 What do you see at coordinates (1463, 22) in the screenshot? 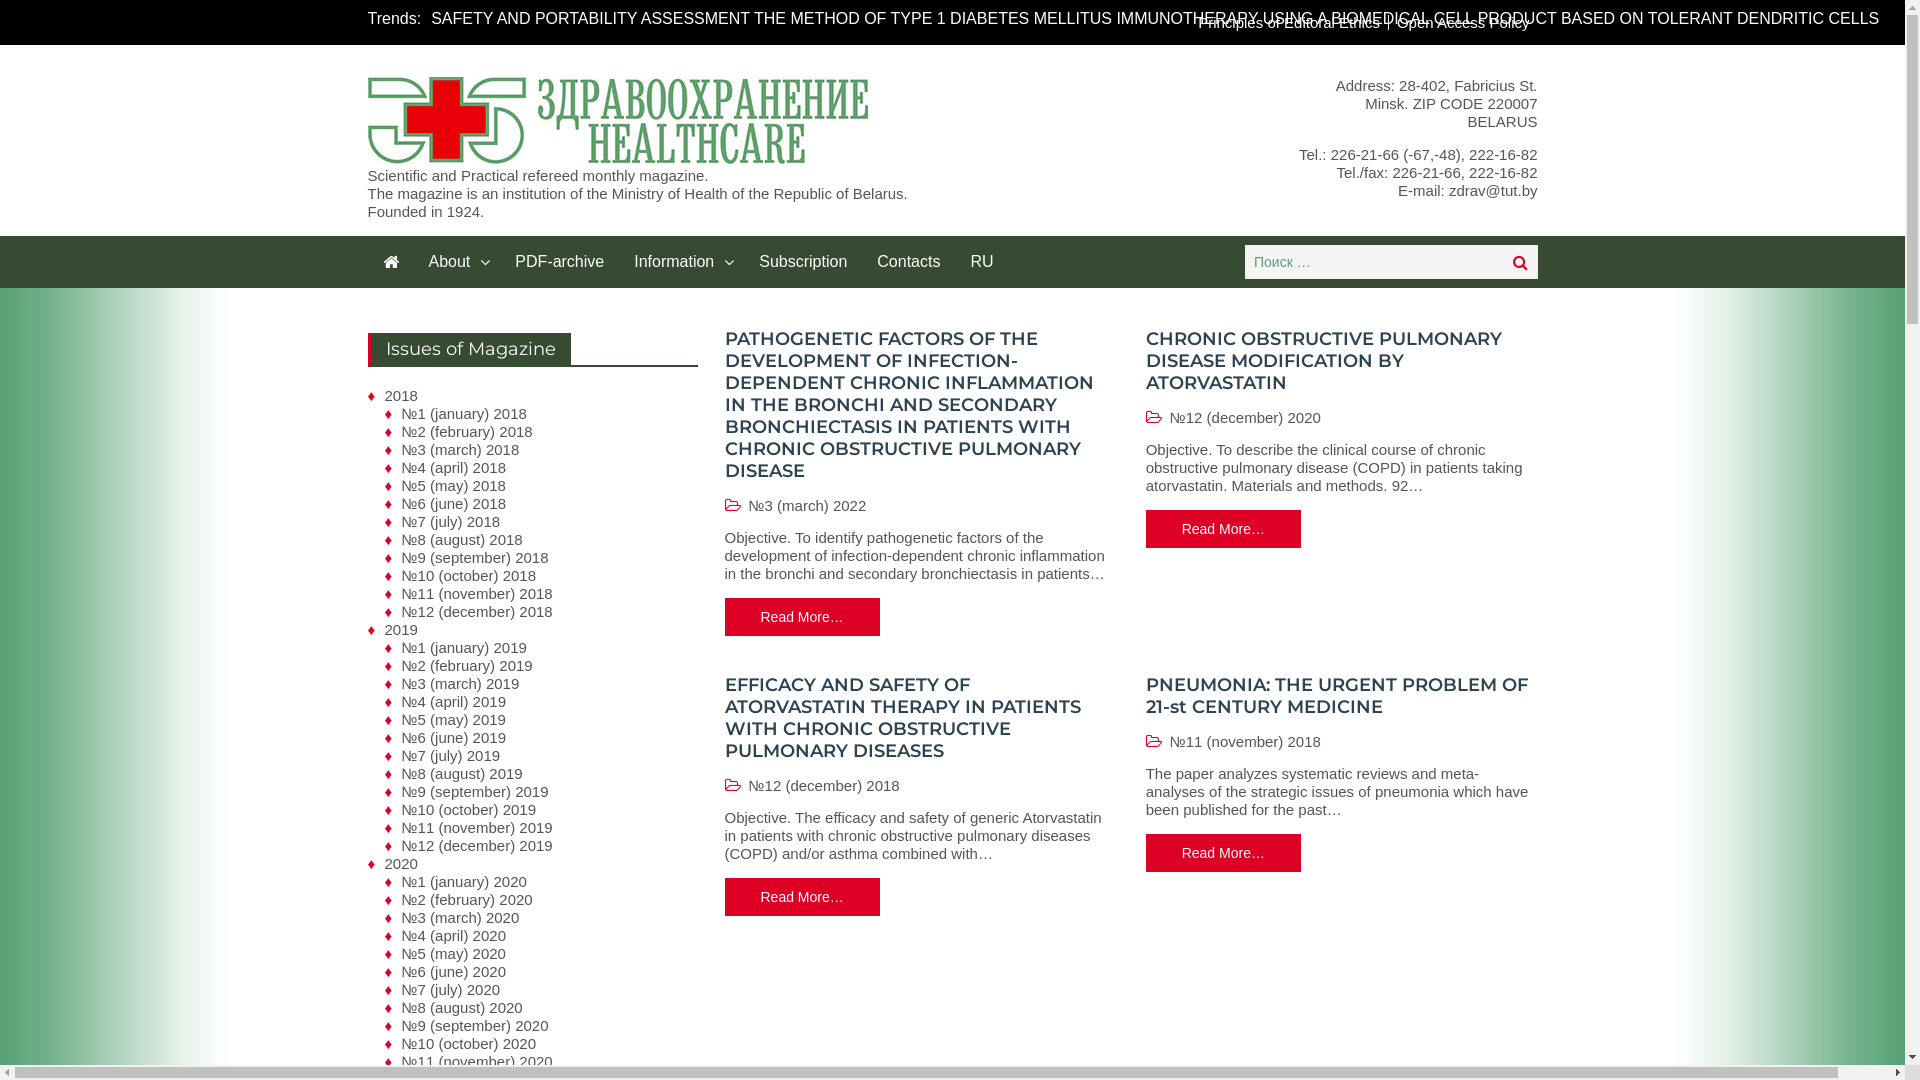
I see `'Open Access Policy'` at bounding box center [1463, 22].